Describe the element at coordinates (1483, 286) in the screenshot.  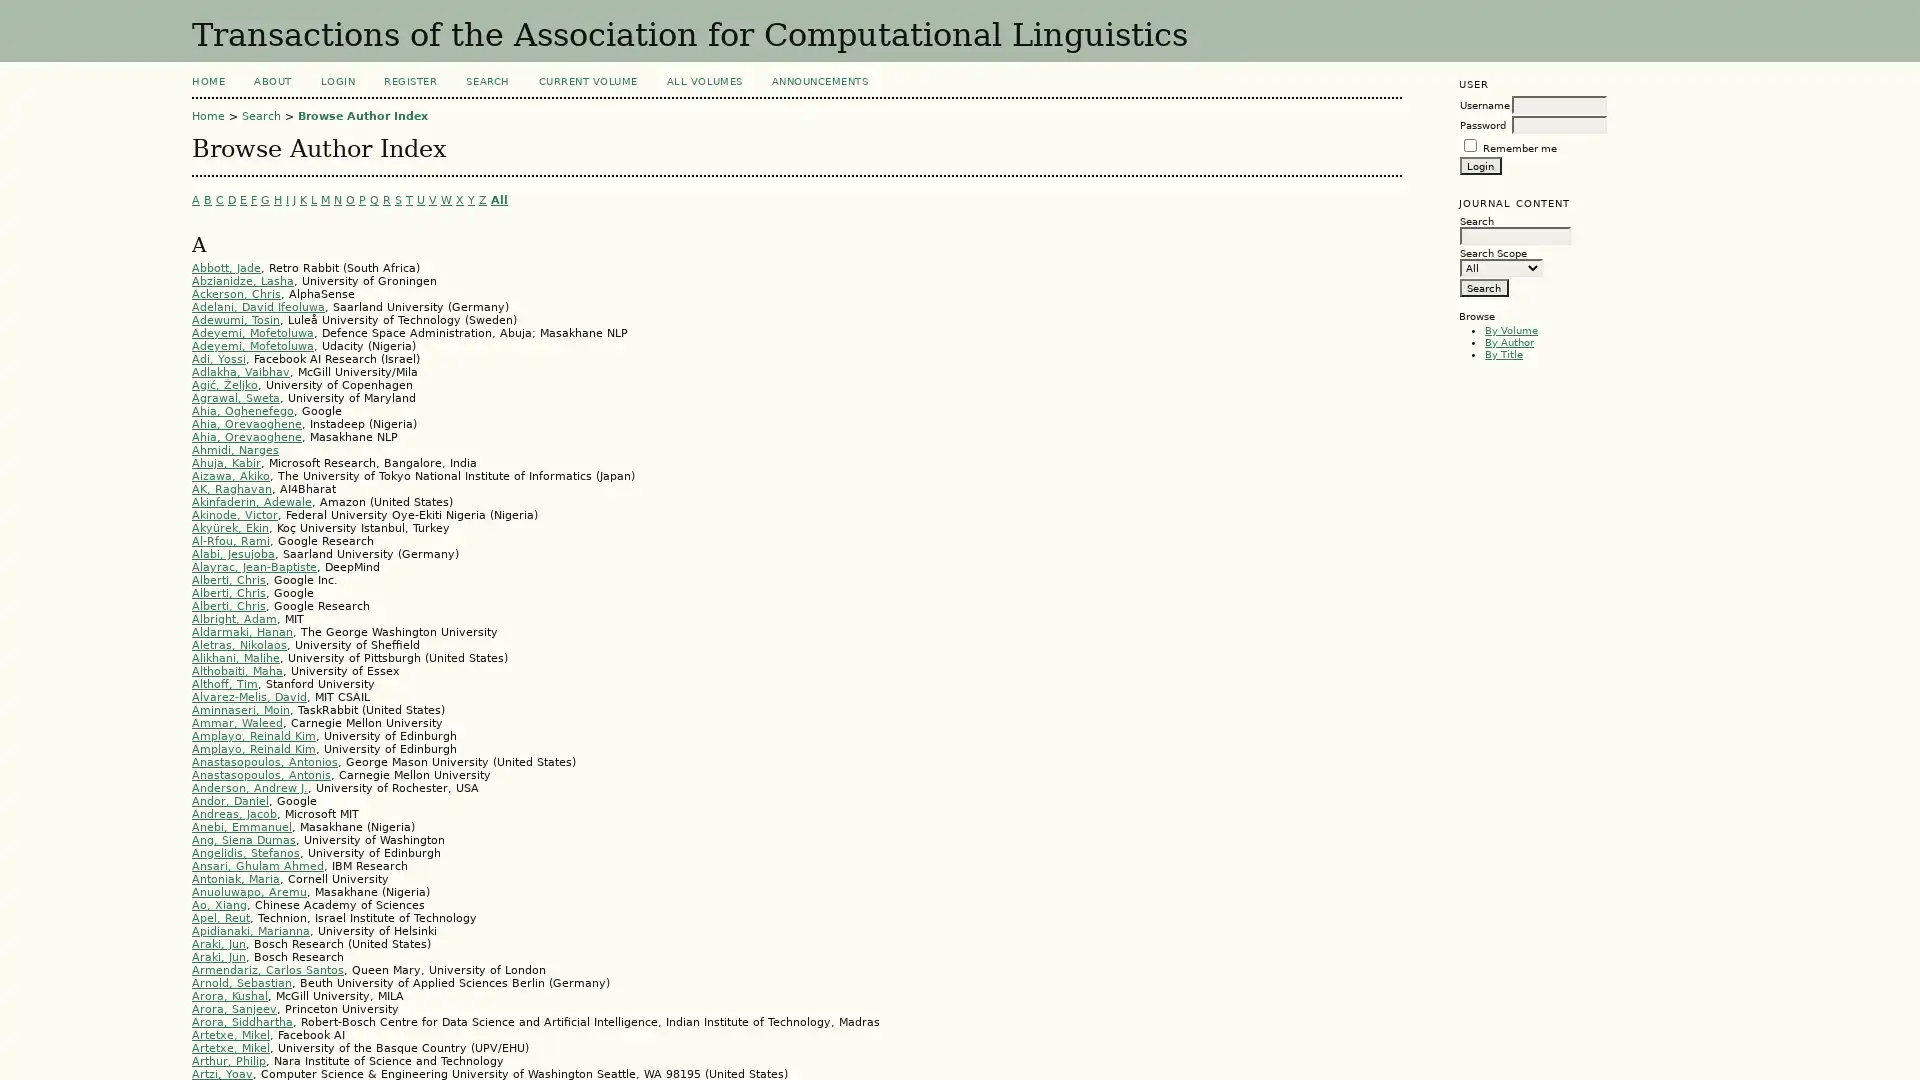
I see `Search` at that location.